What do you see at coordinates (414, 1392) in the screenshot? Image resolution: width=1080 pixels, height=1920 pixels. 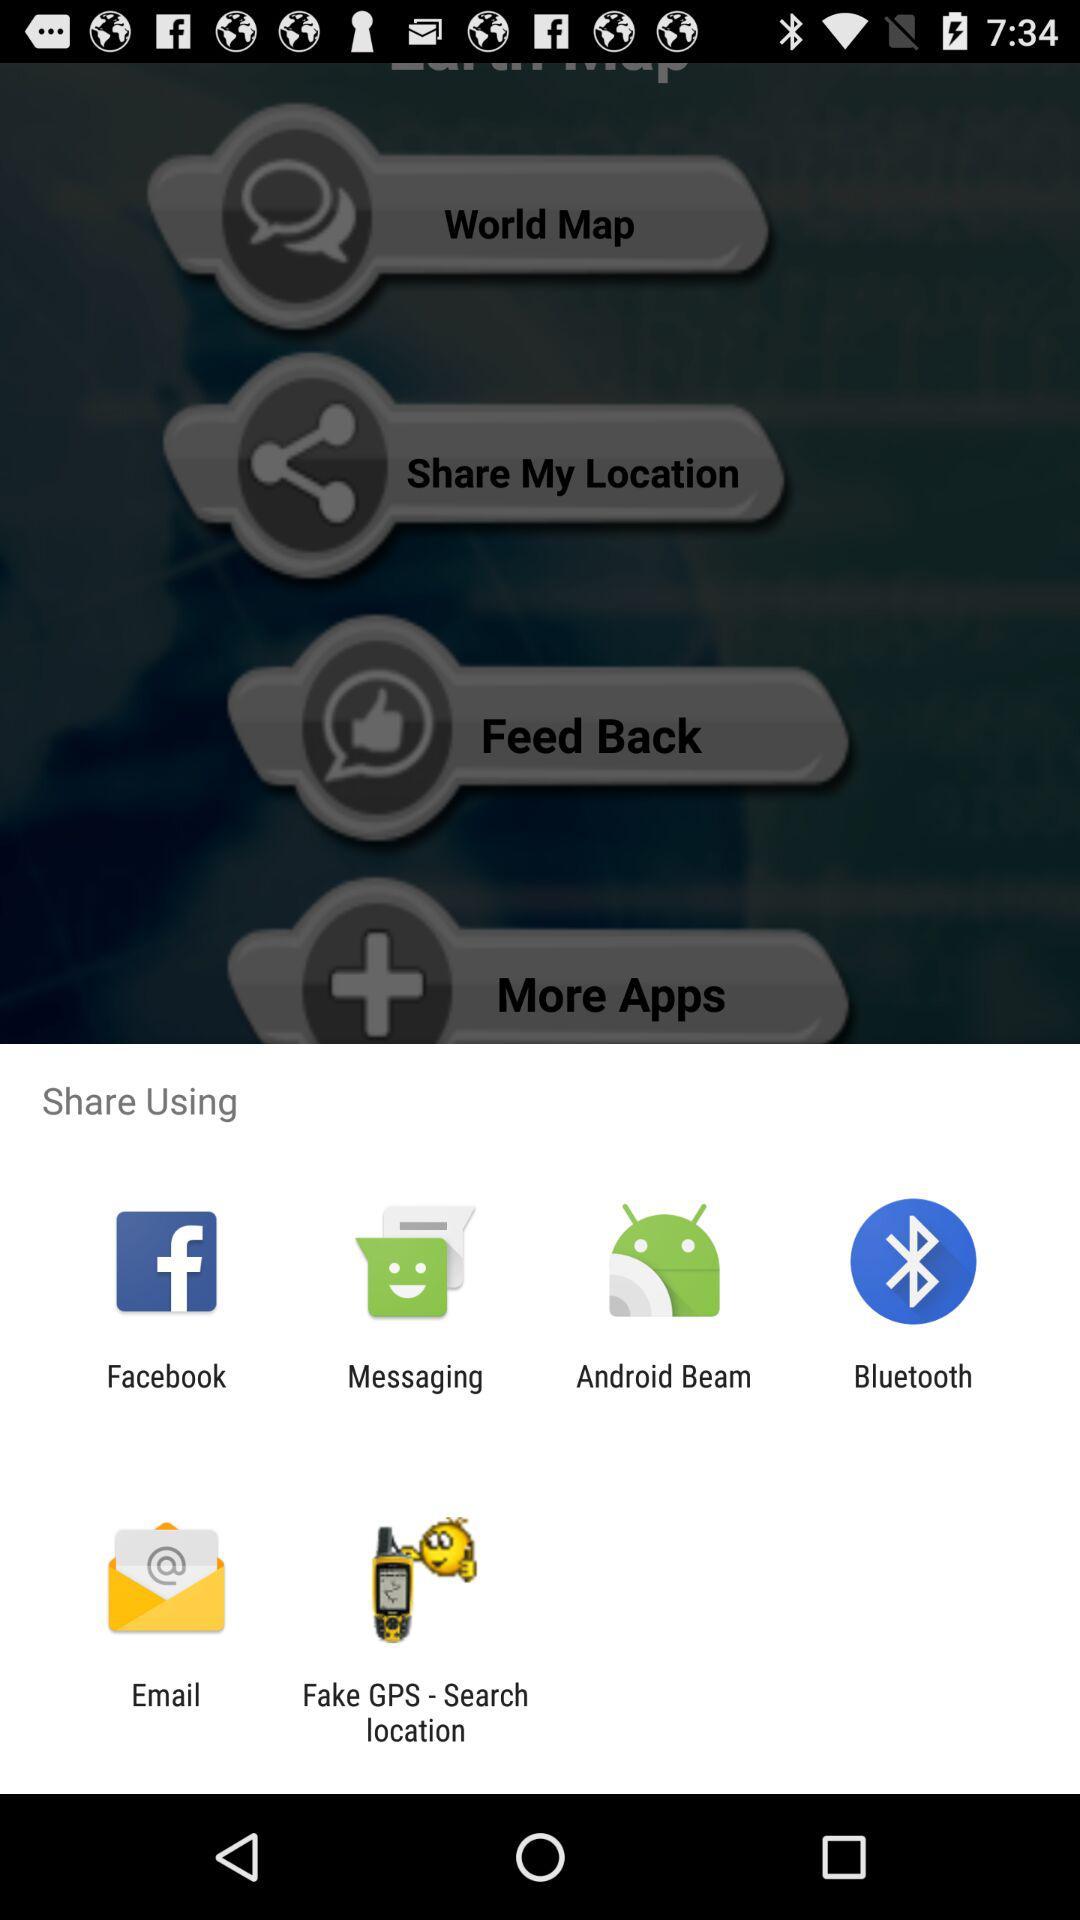 I see `the icon next to the facebook` at bounding box center [414, 1392].